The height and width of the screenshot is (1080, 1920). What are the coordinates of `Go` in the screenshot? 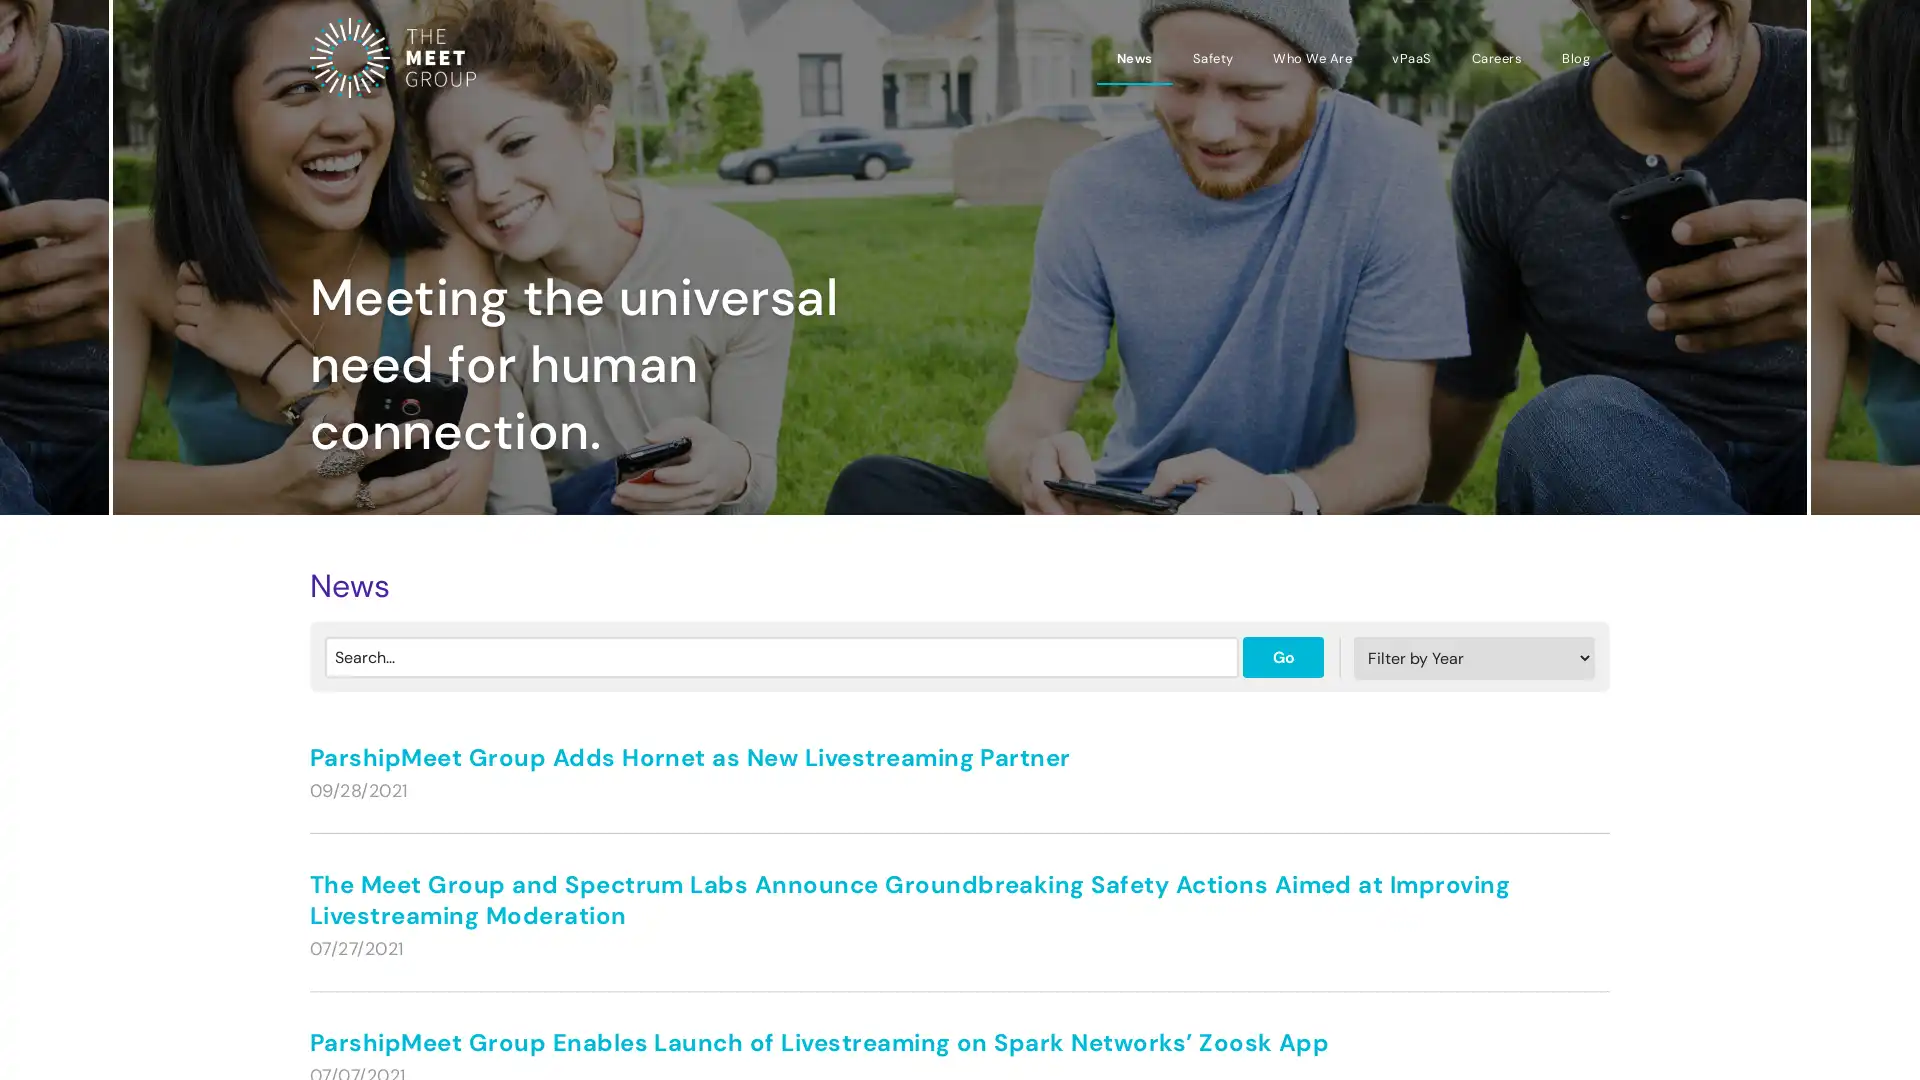 It's located at (1282, 657).